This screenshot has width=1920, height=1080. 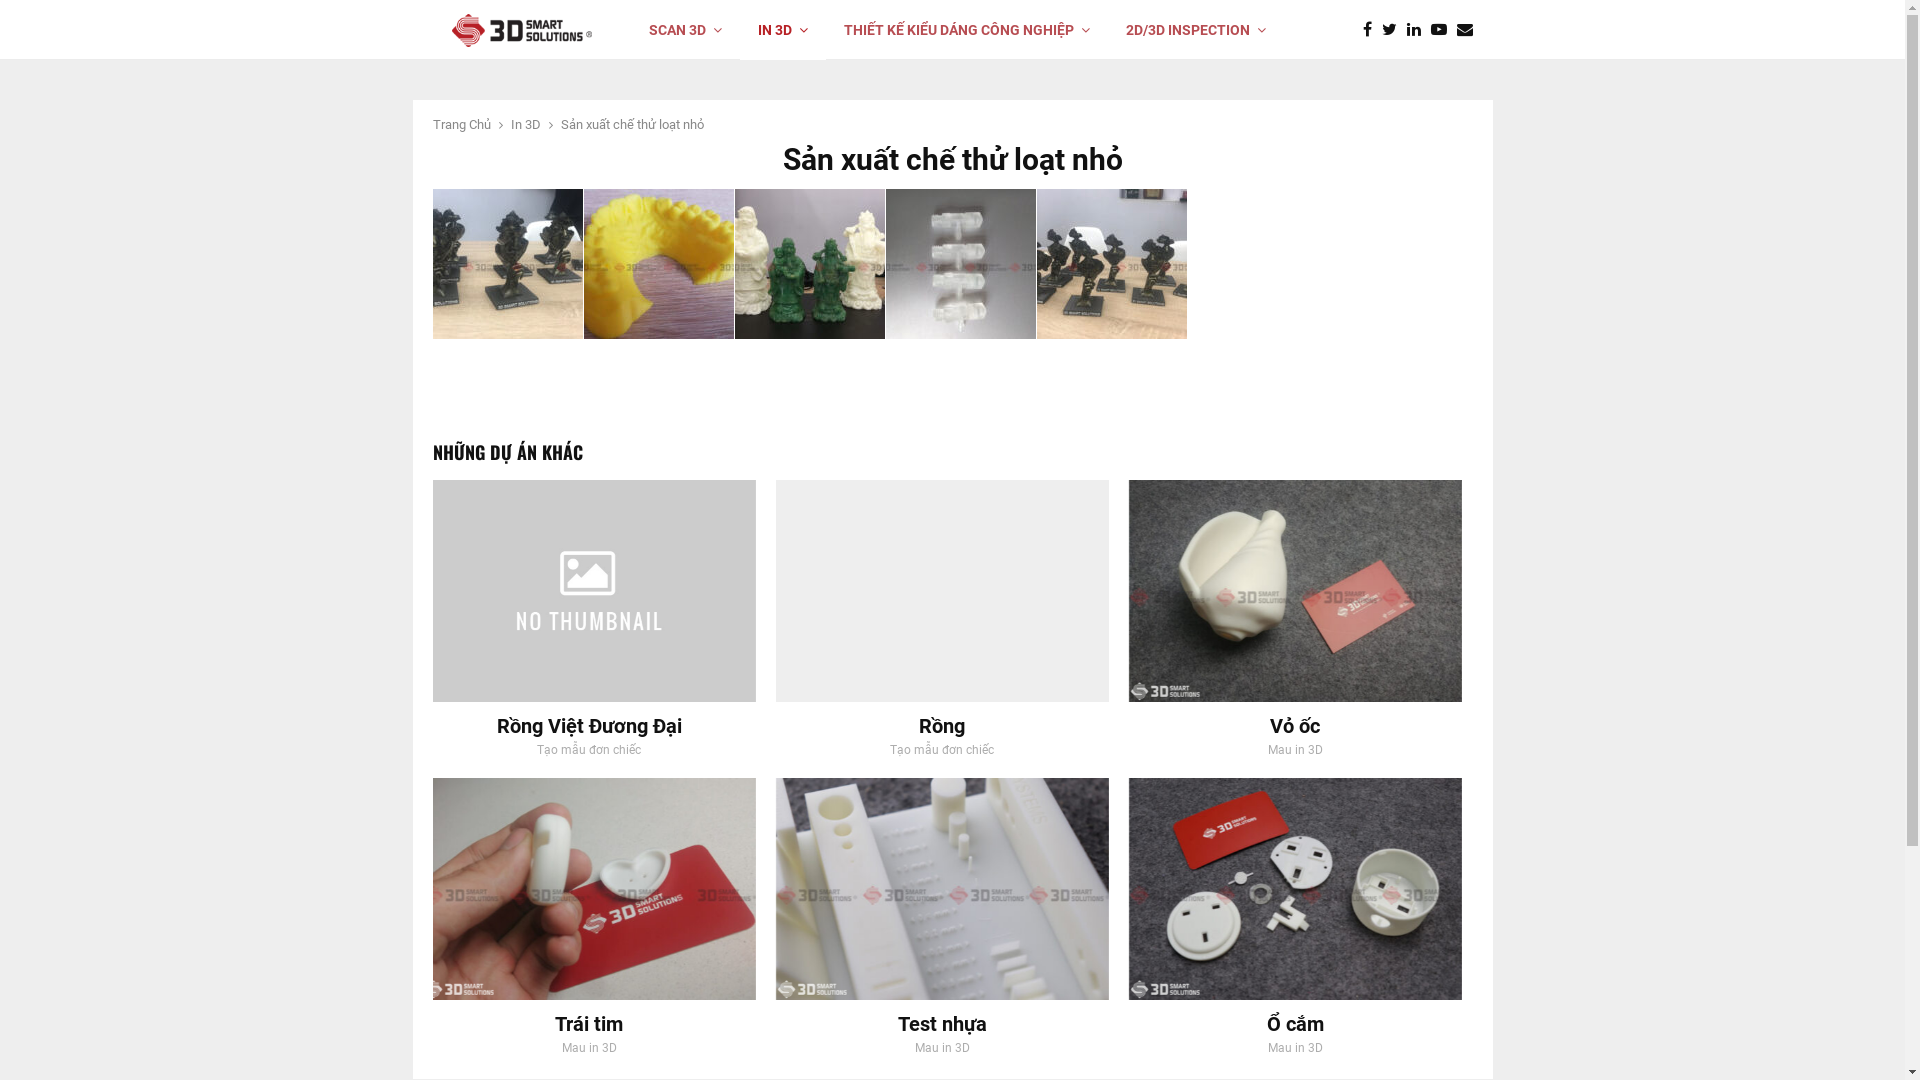 What do you see at coordinates (1443, 30) in the screenshot?
I see `'Youtube'` at bounding box center [1443, 30].